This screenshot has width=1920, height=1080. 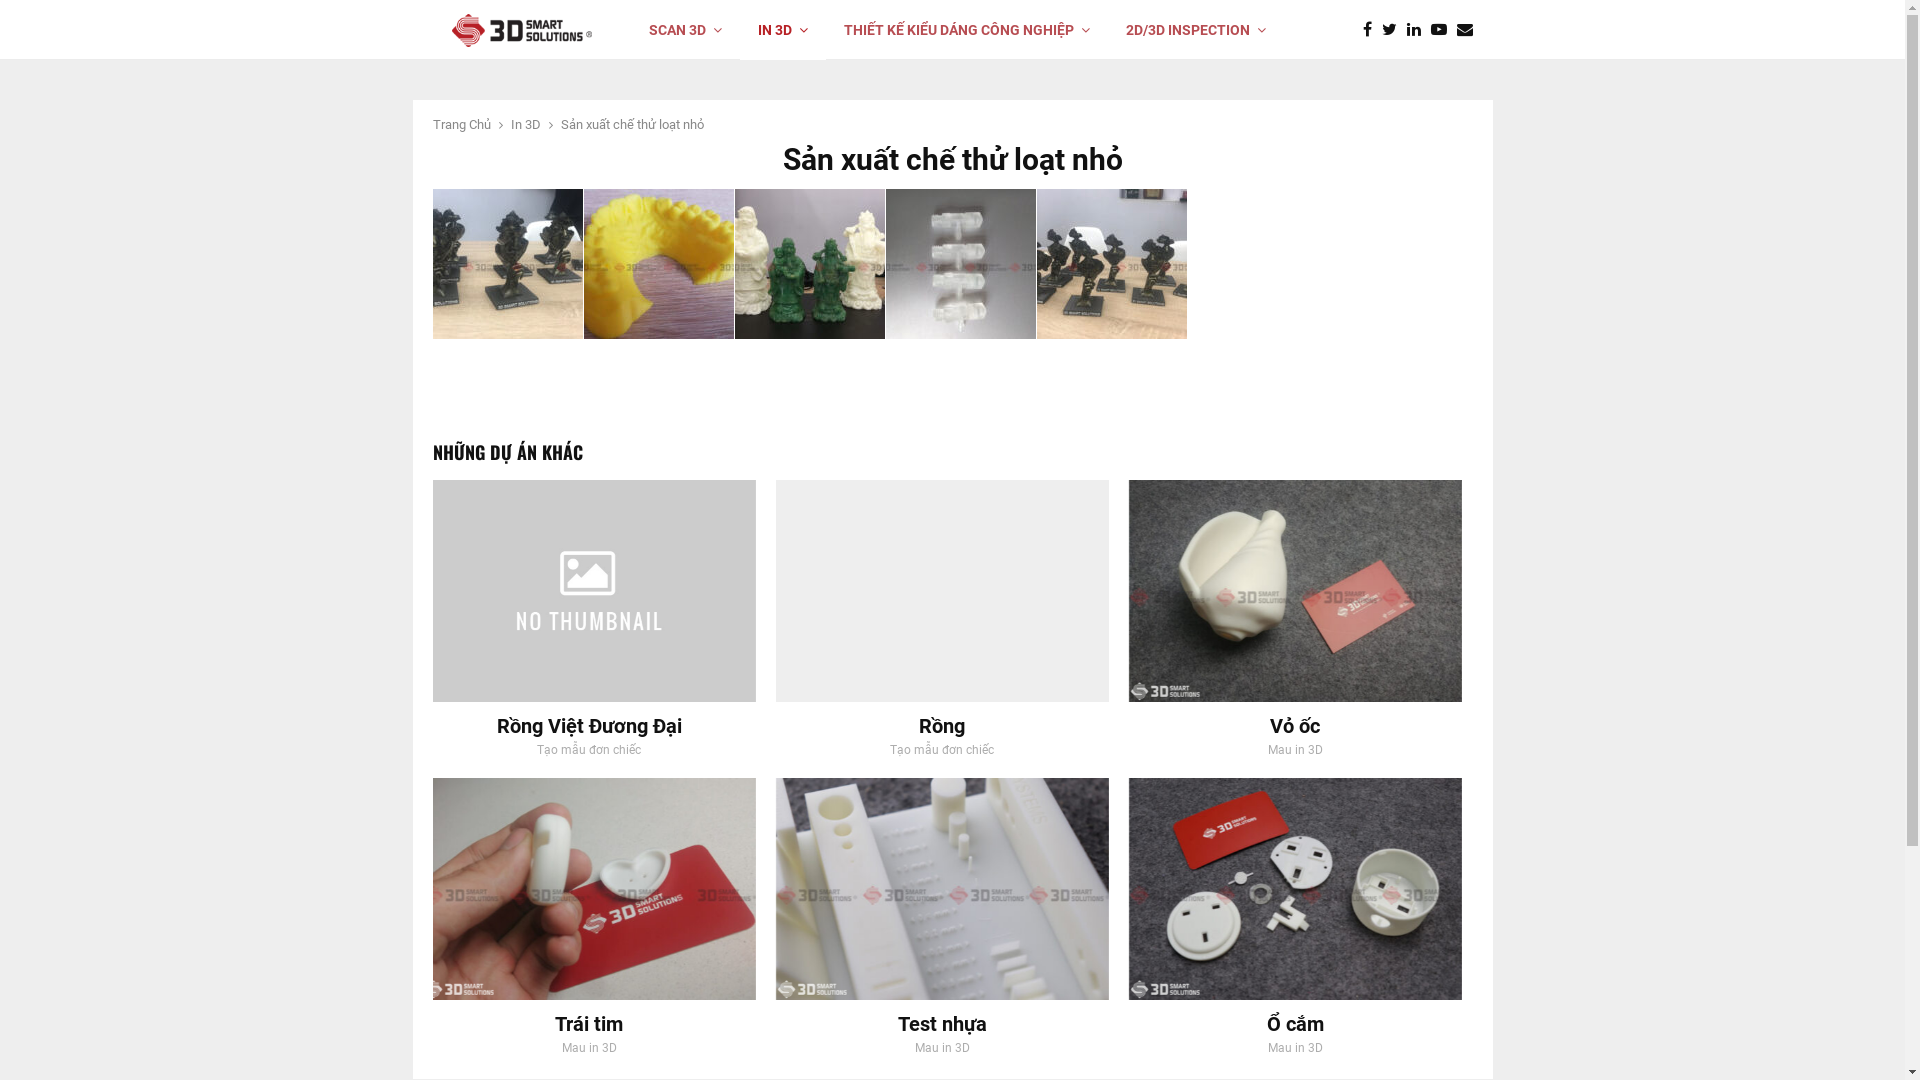 What do you see at coordinates (1443, 30) in the screenshot?
I see `'Youtube'` at bounding box center [1443, 30].